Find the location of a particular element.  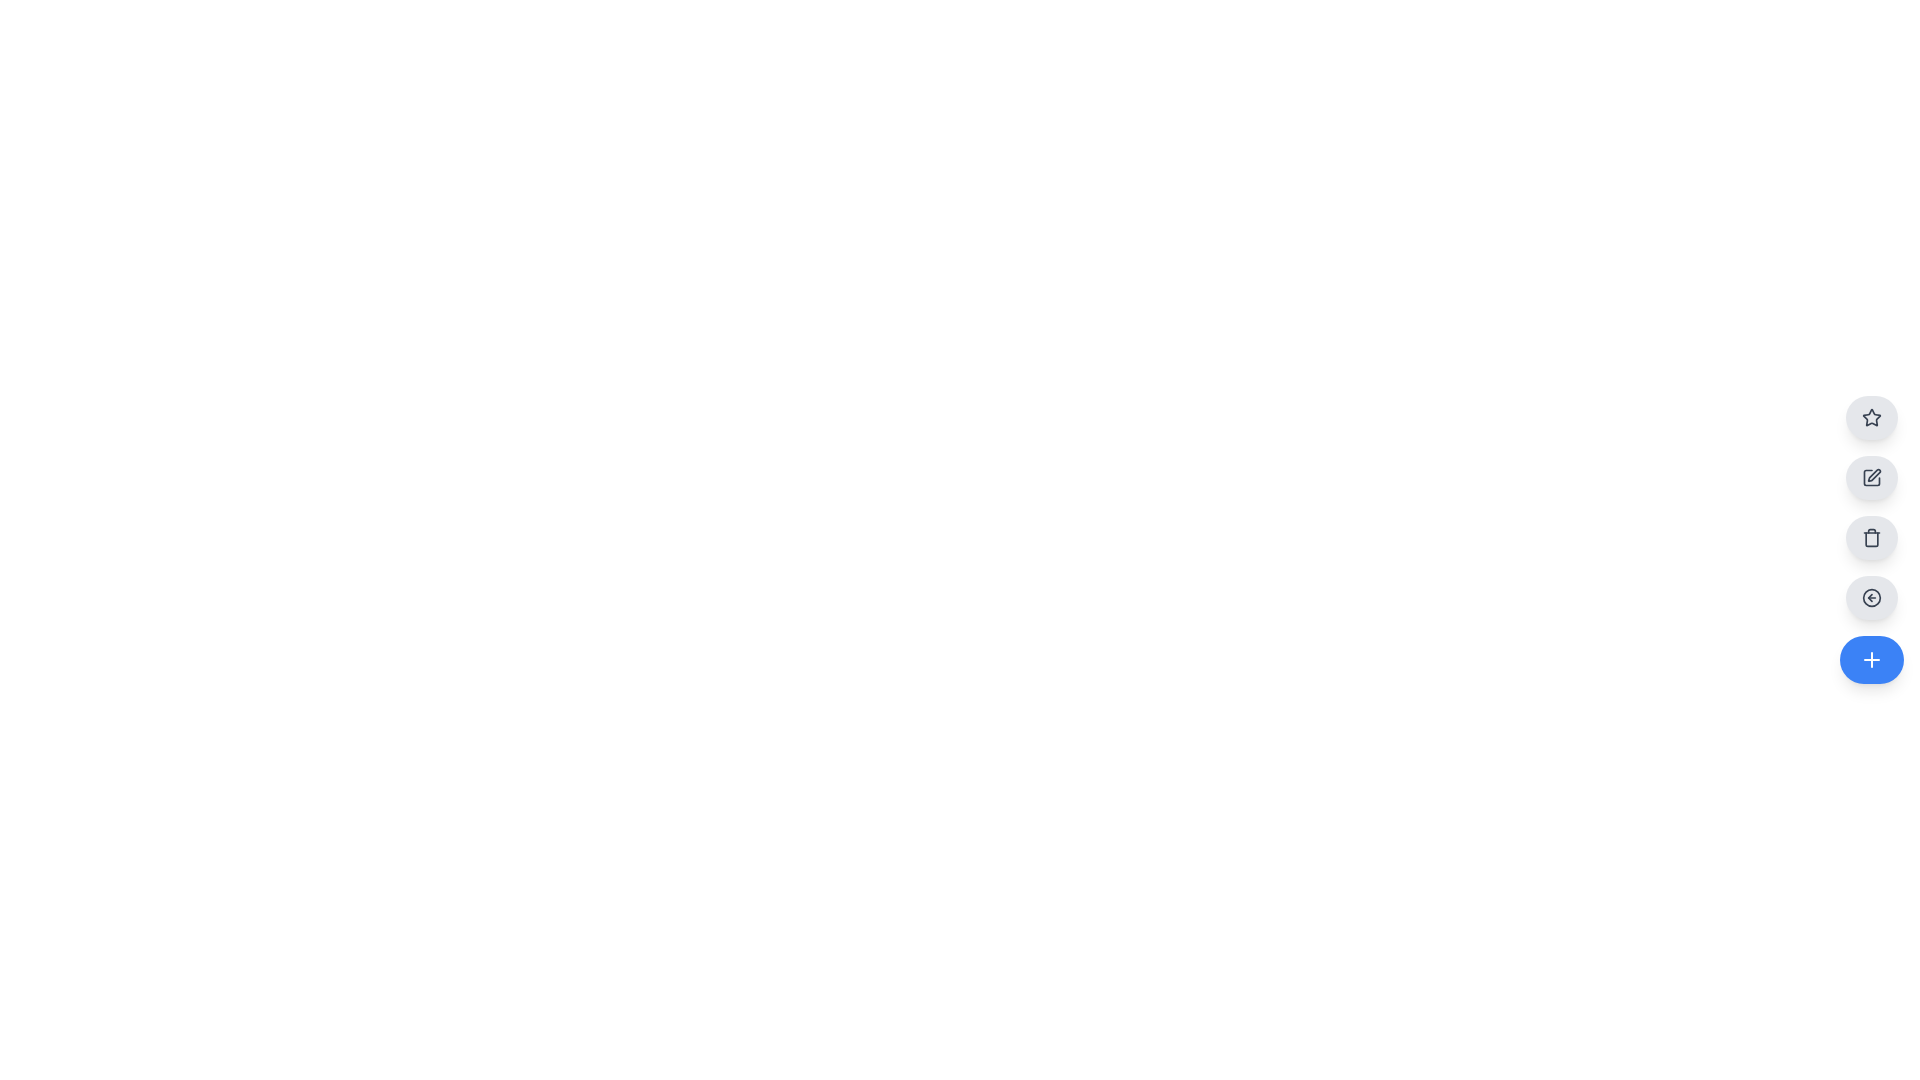

the 'Back' button located in the vertical list of buttons along the right-center edge of the interface, specifically the fourth button below 'Delete' and above 'Add', for keyboard interaction is located at coordinates (1871, 596).